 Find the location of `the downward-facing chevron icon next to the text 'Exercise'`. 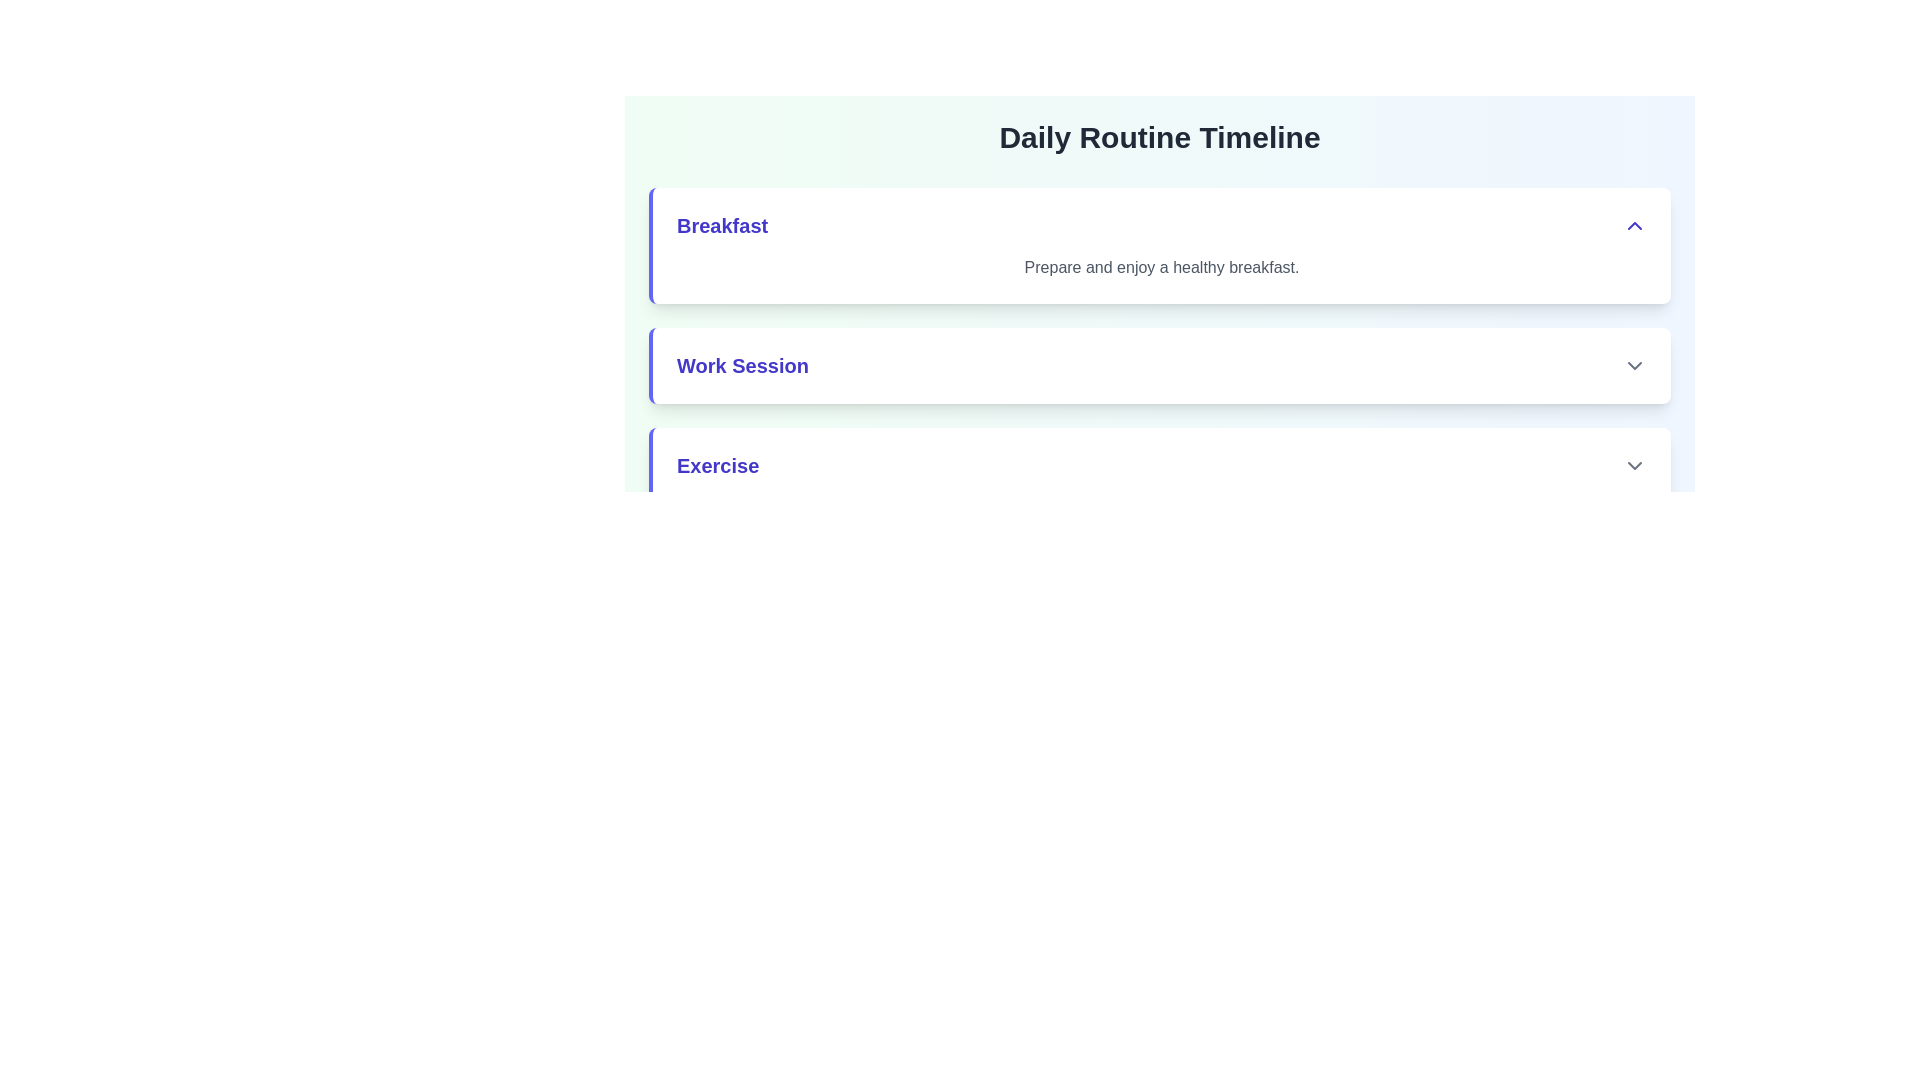

the downward-facing chevron icon next to the text 'Exercise' is located at coordinates (1635, 466).